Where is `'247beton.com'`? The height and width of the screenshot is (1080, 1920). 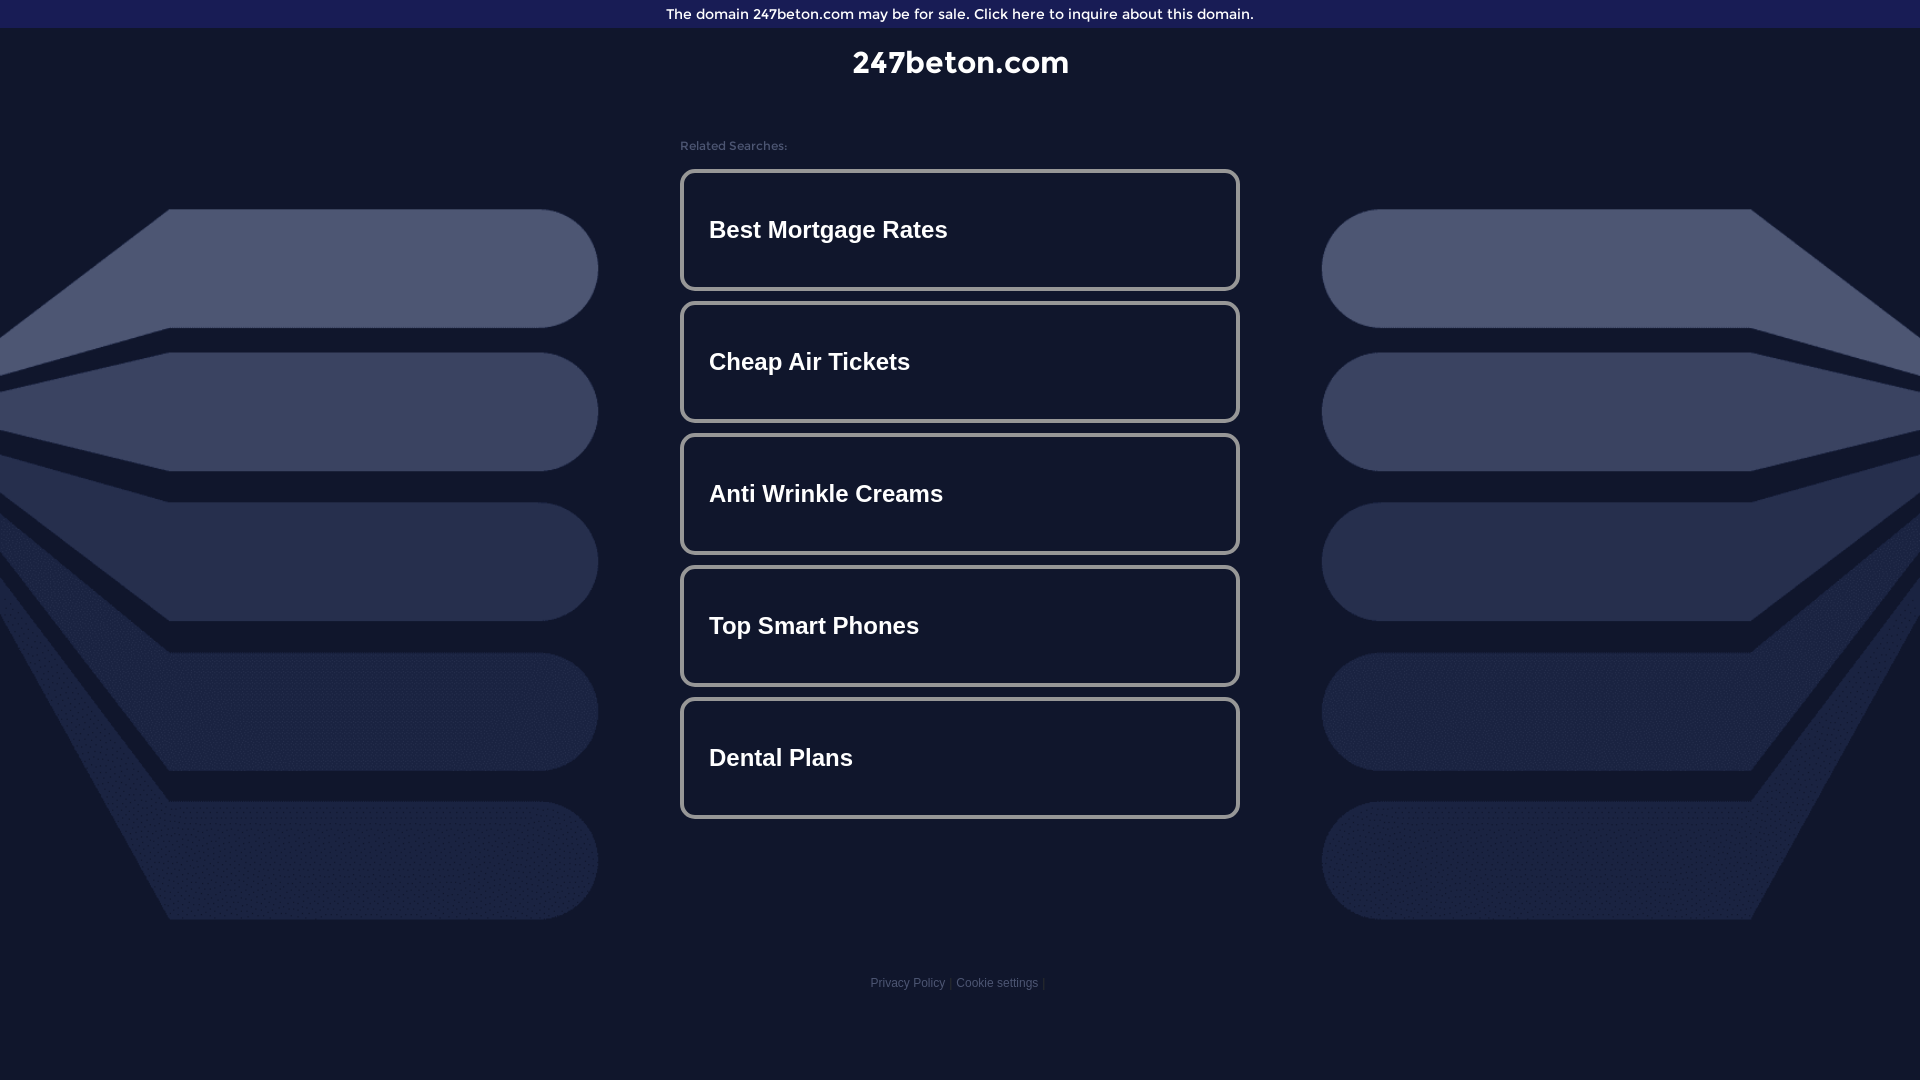 '247beton.com' is located at coordinates (960, 61).